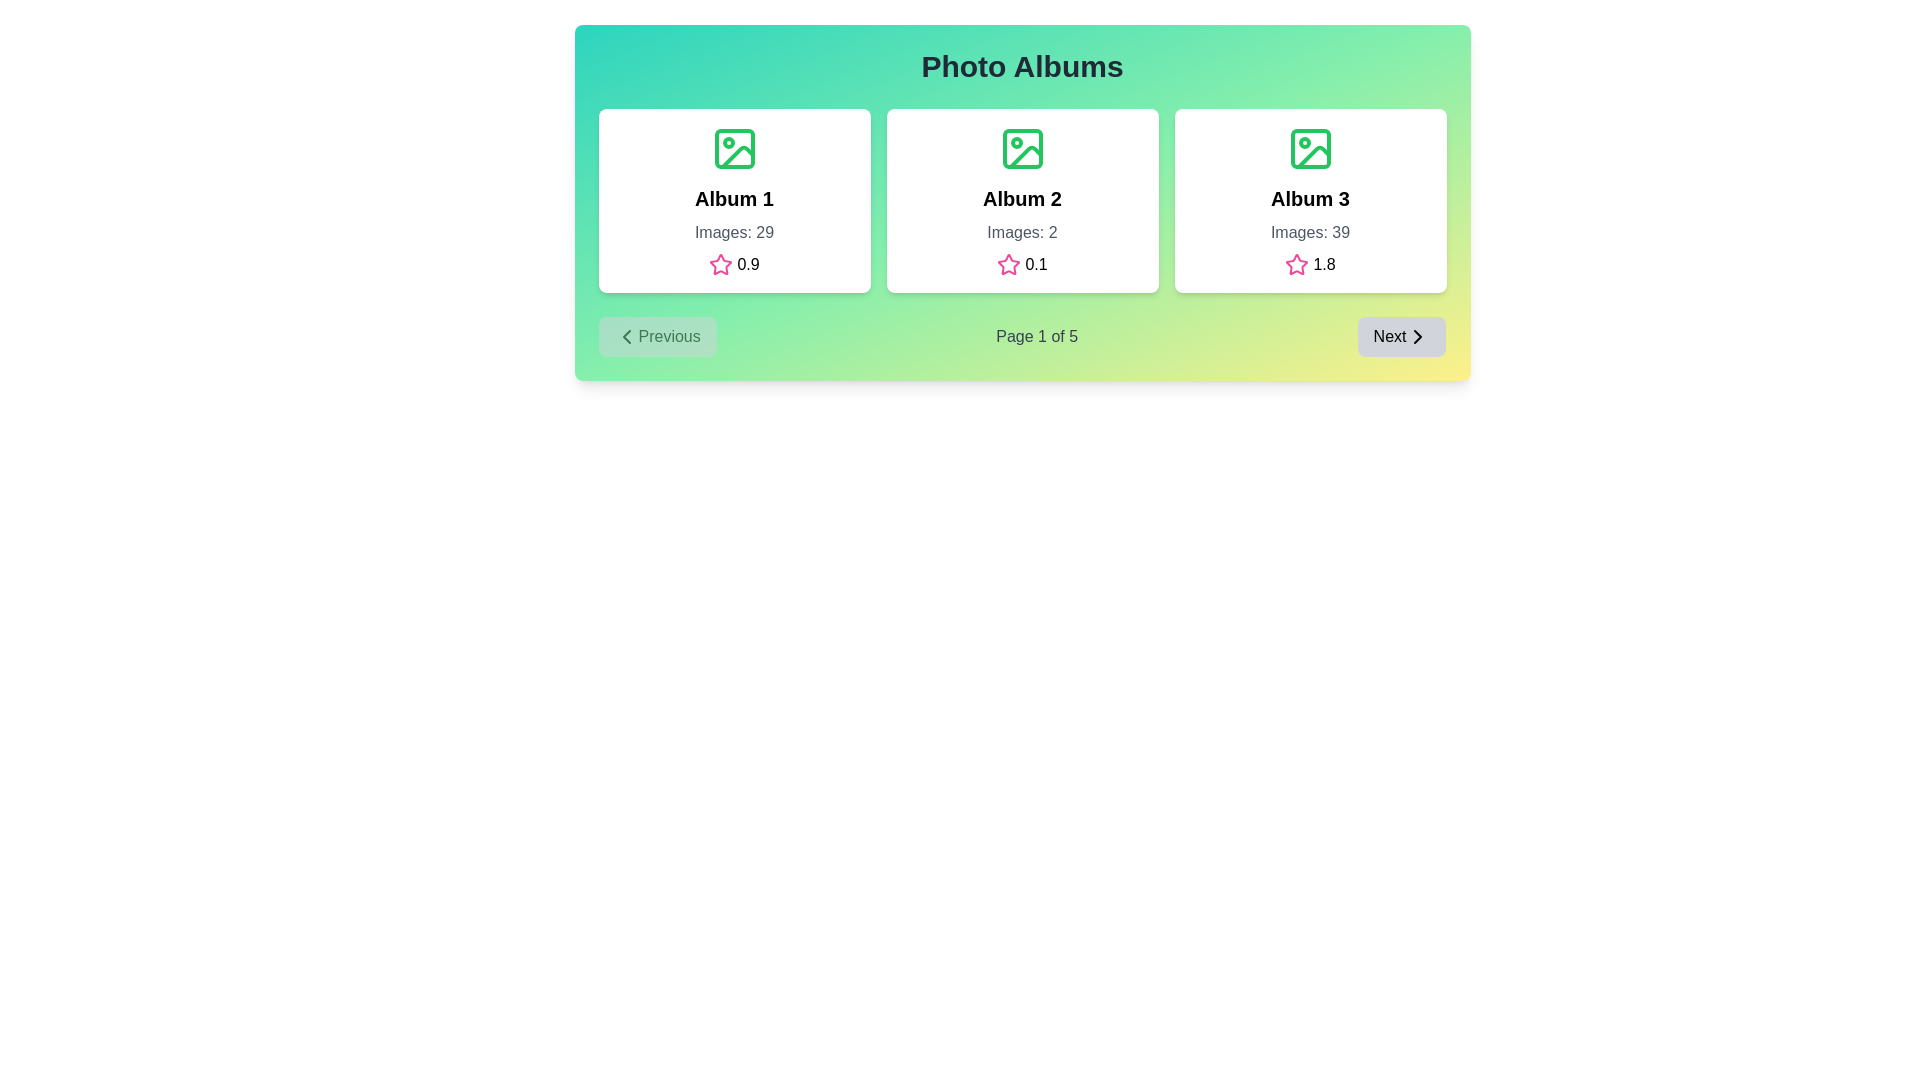 This screenshot has height=1080, width=1920. I want to click on the green-colored photo icon with a landscape and sun, located at the top center of the 'Album 3' card, so click(1310, 148).